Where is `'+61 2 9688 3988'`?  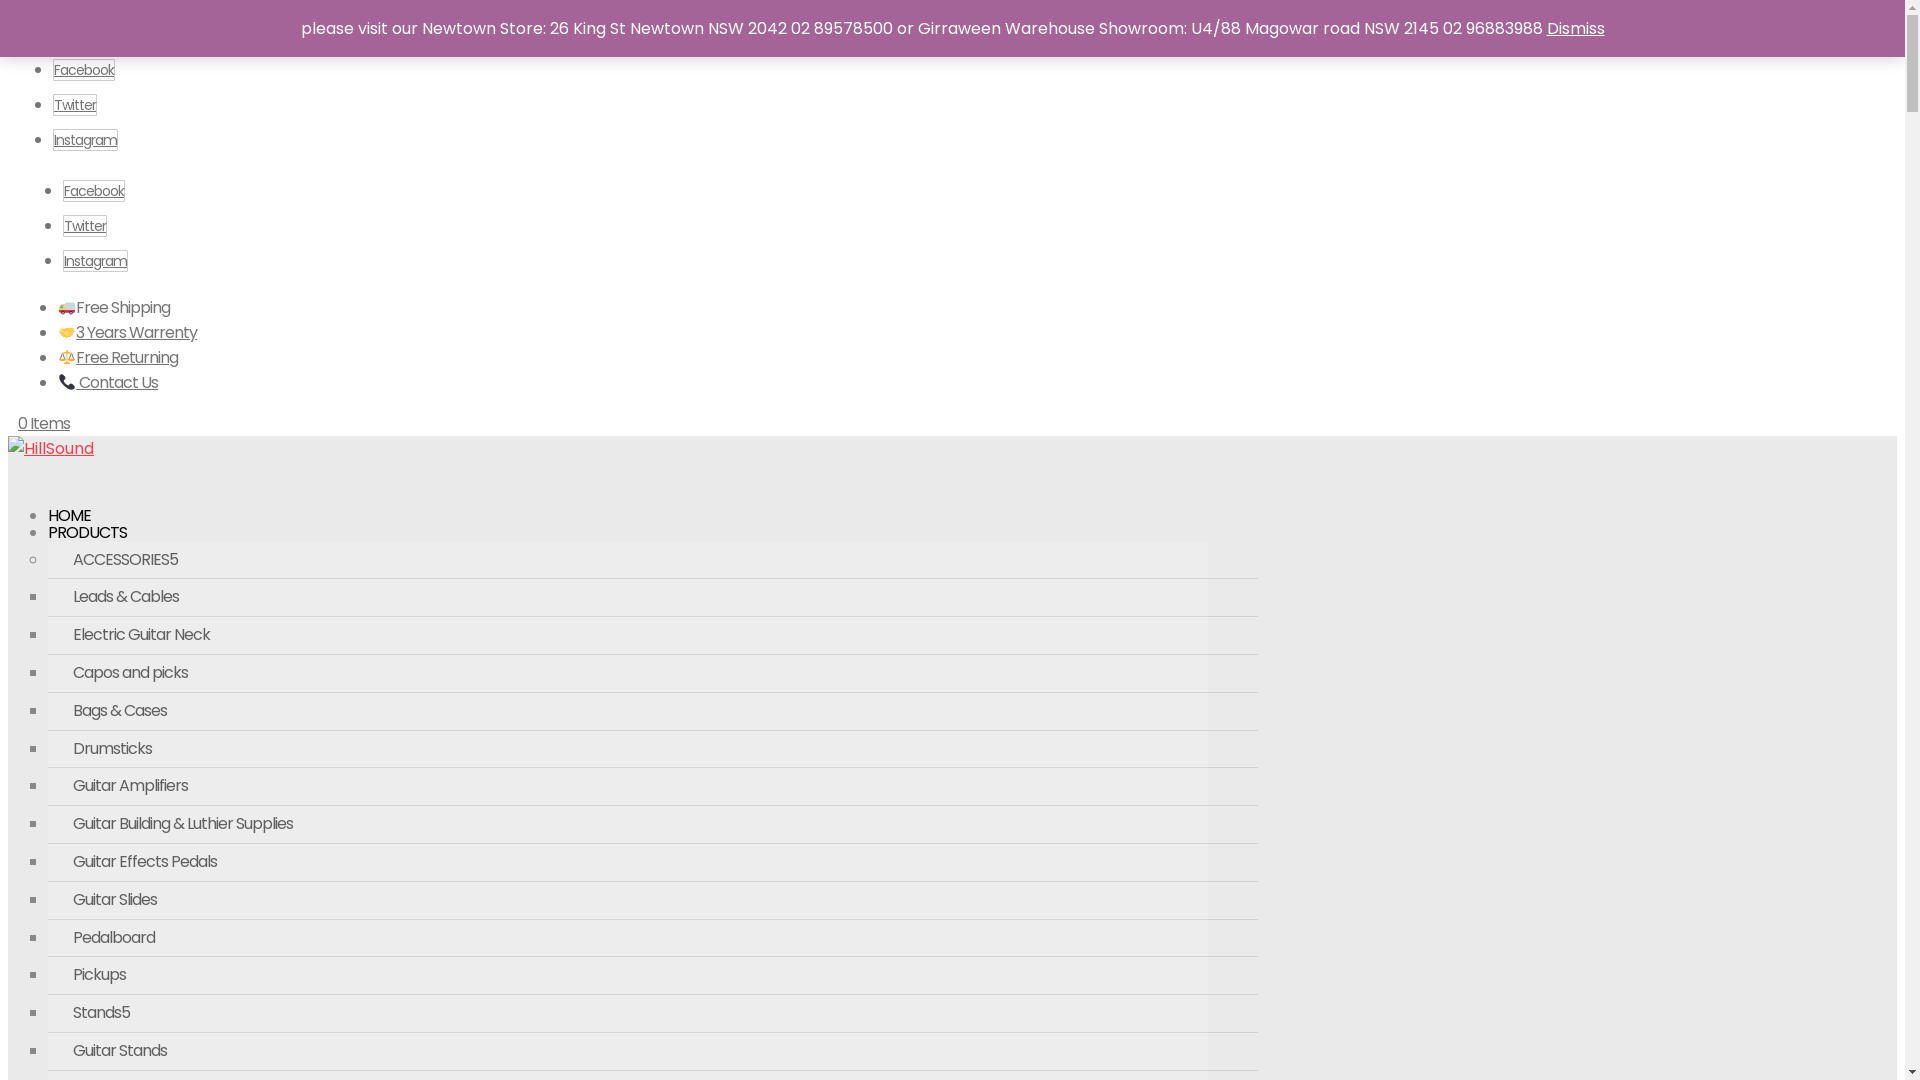
'+61 2 9688 3988' is located at coordinates (58, 22).